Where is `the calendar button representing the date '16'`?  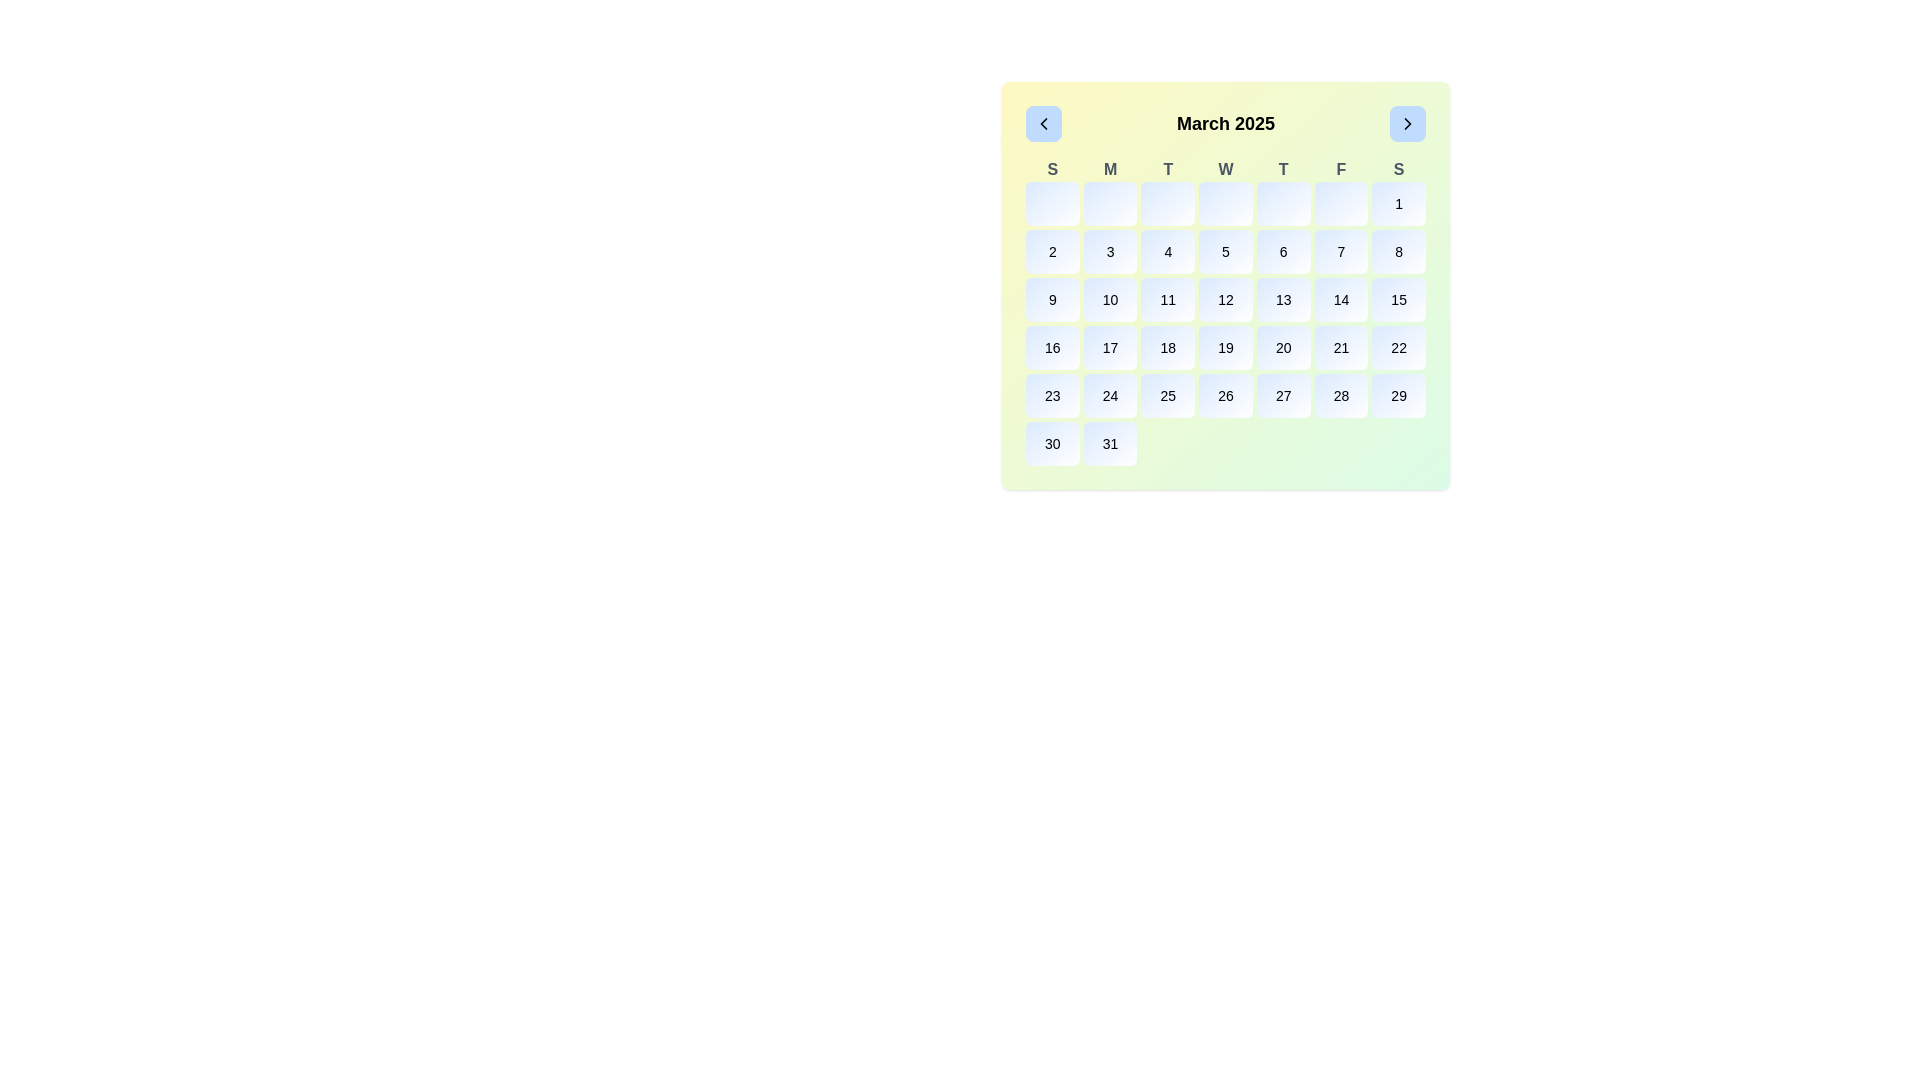 the calendar button representing the date '16' is located at coordinates (1051, 346).